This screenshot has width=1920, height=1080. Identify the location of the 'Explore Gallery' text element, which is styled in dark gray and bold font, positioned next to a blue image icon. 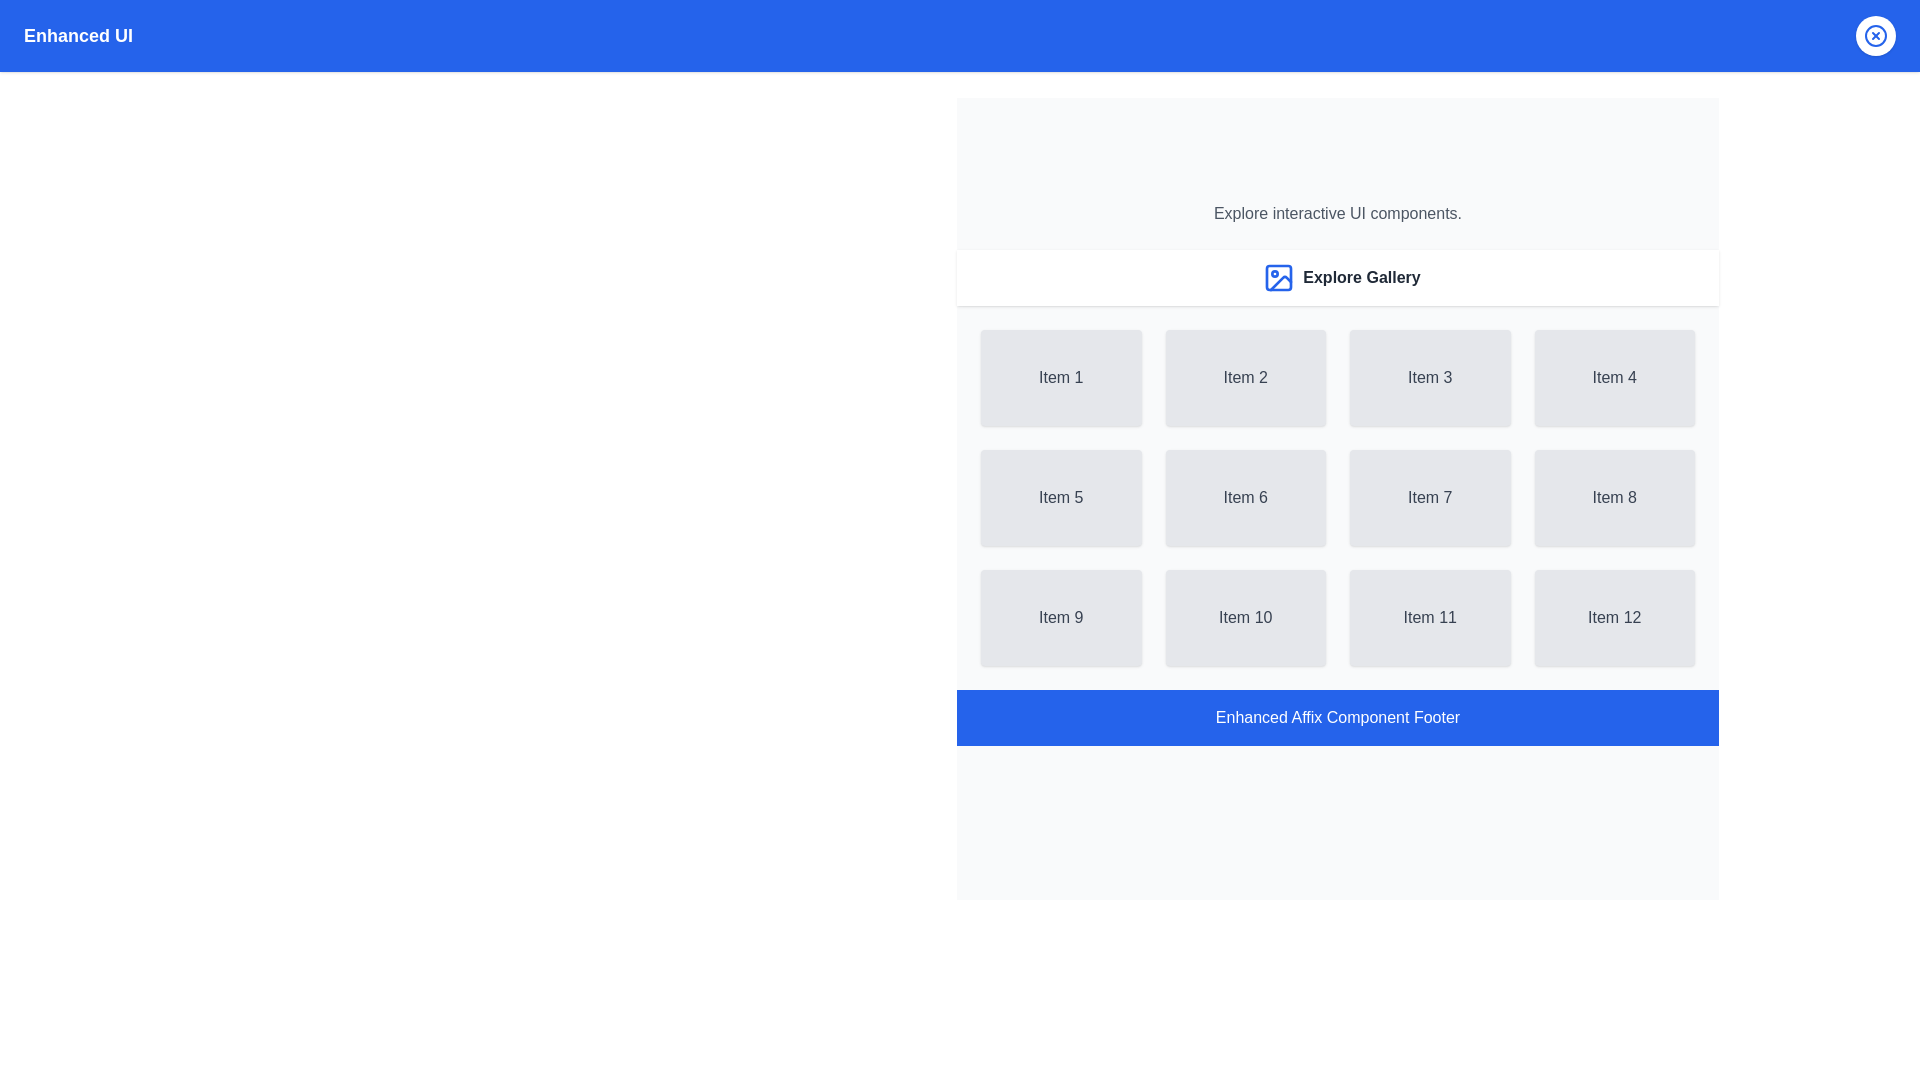
(1361, 277).